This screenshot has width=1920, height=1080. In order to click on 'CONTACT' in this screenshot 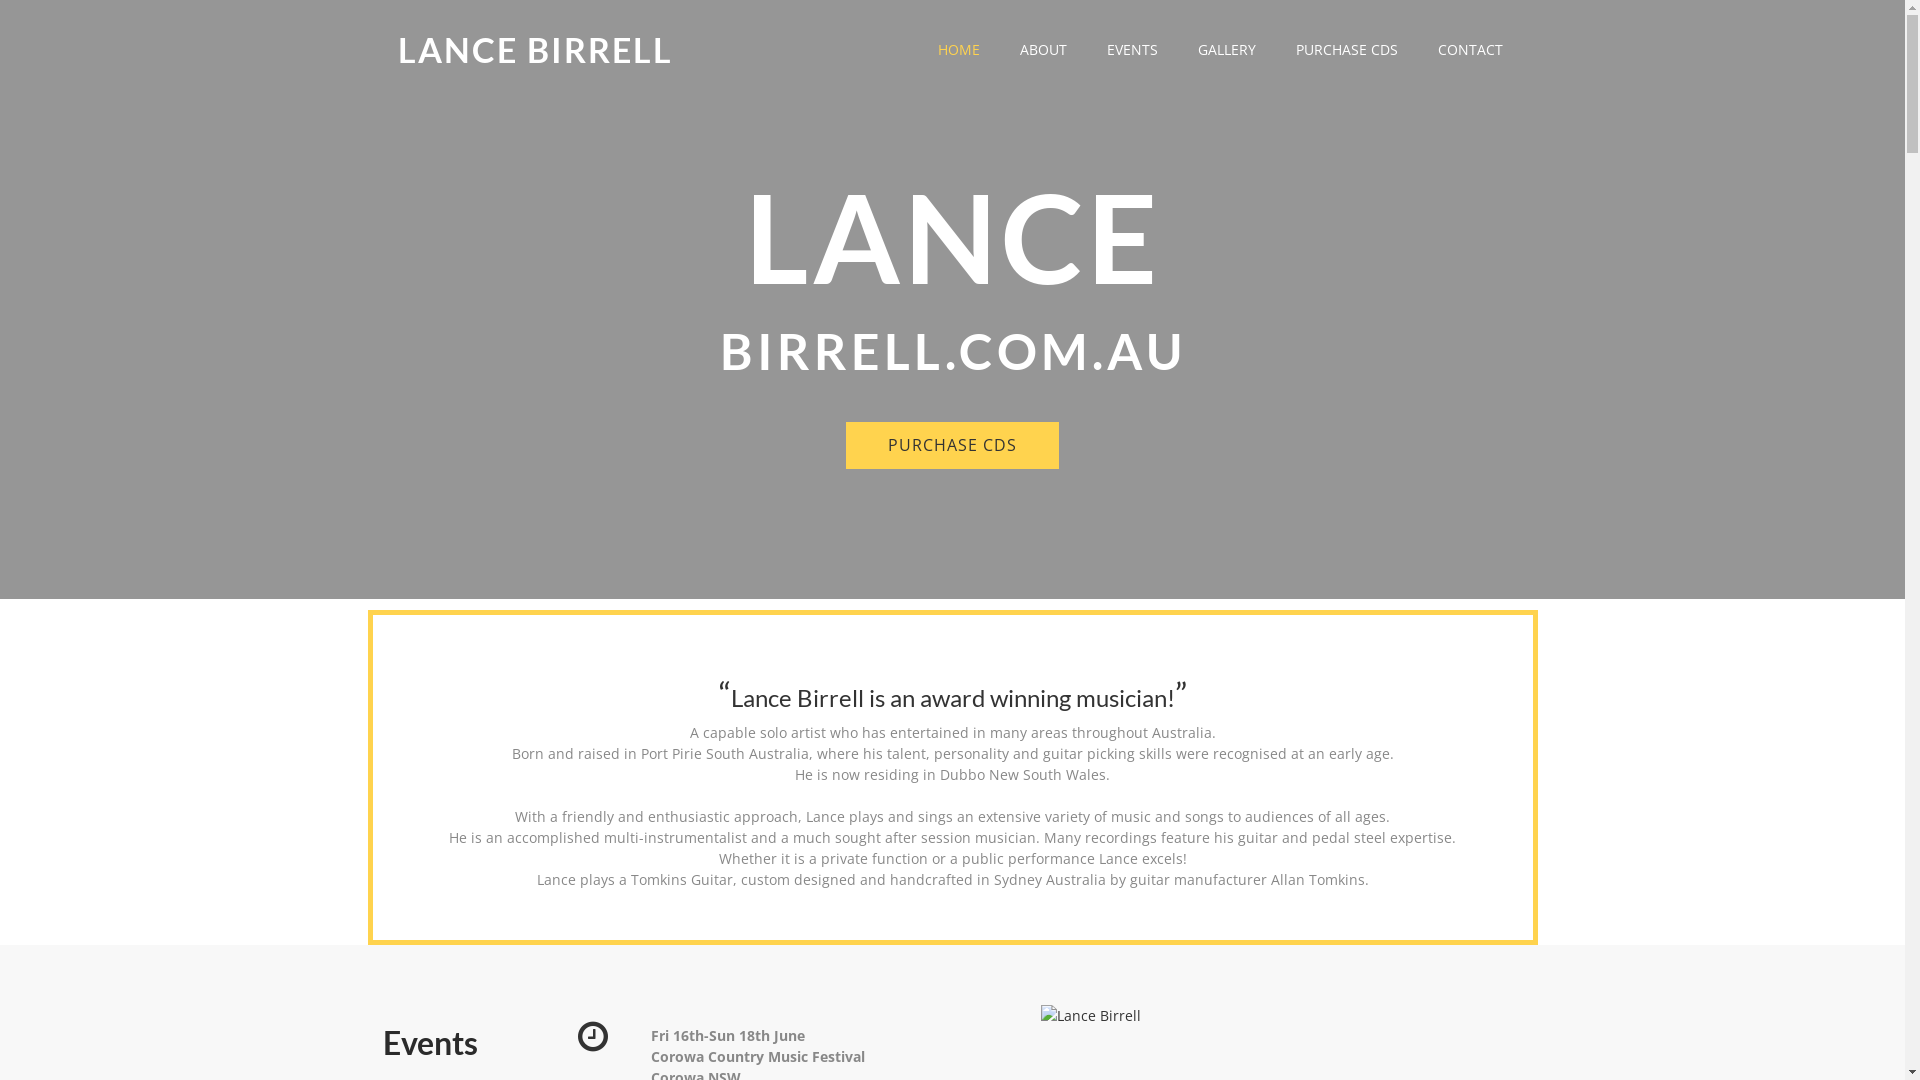, I will do `click(1470, 49)`.